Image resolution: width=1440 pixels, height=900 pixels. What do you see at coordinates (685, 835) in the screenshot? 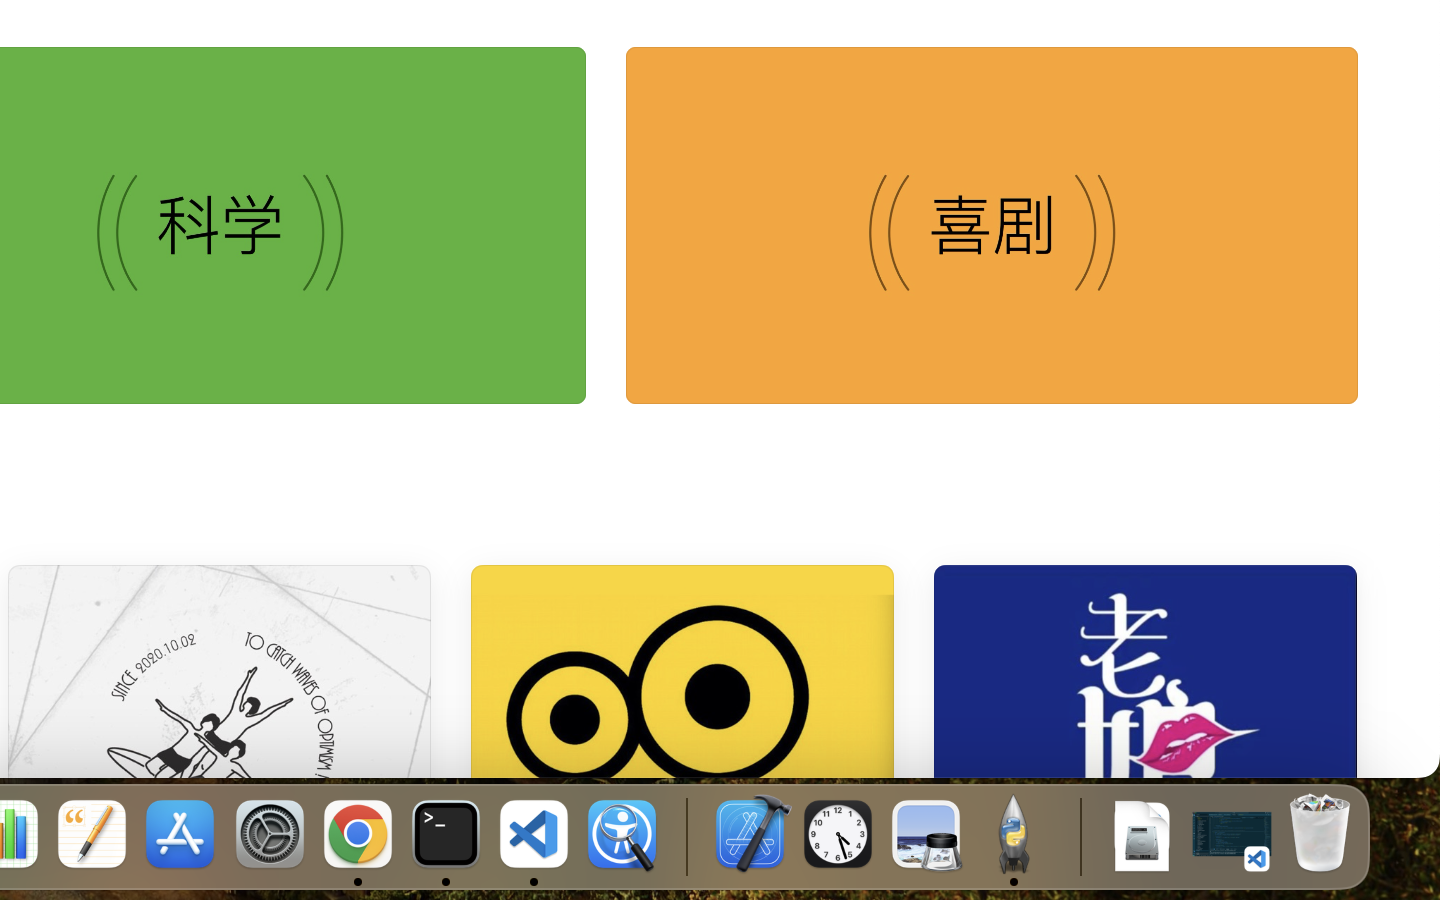
I see `'0.4285714328289032'` at bounding box center [685, 835].